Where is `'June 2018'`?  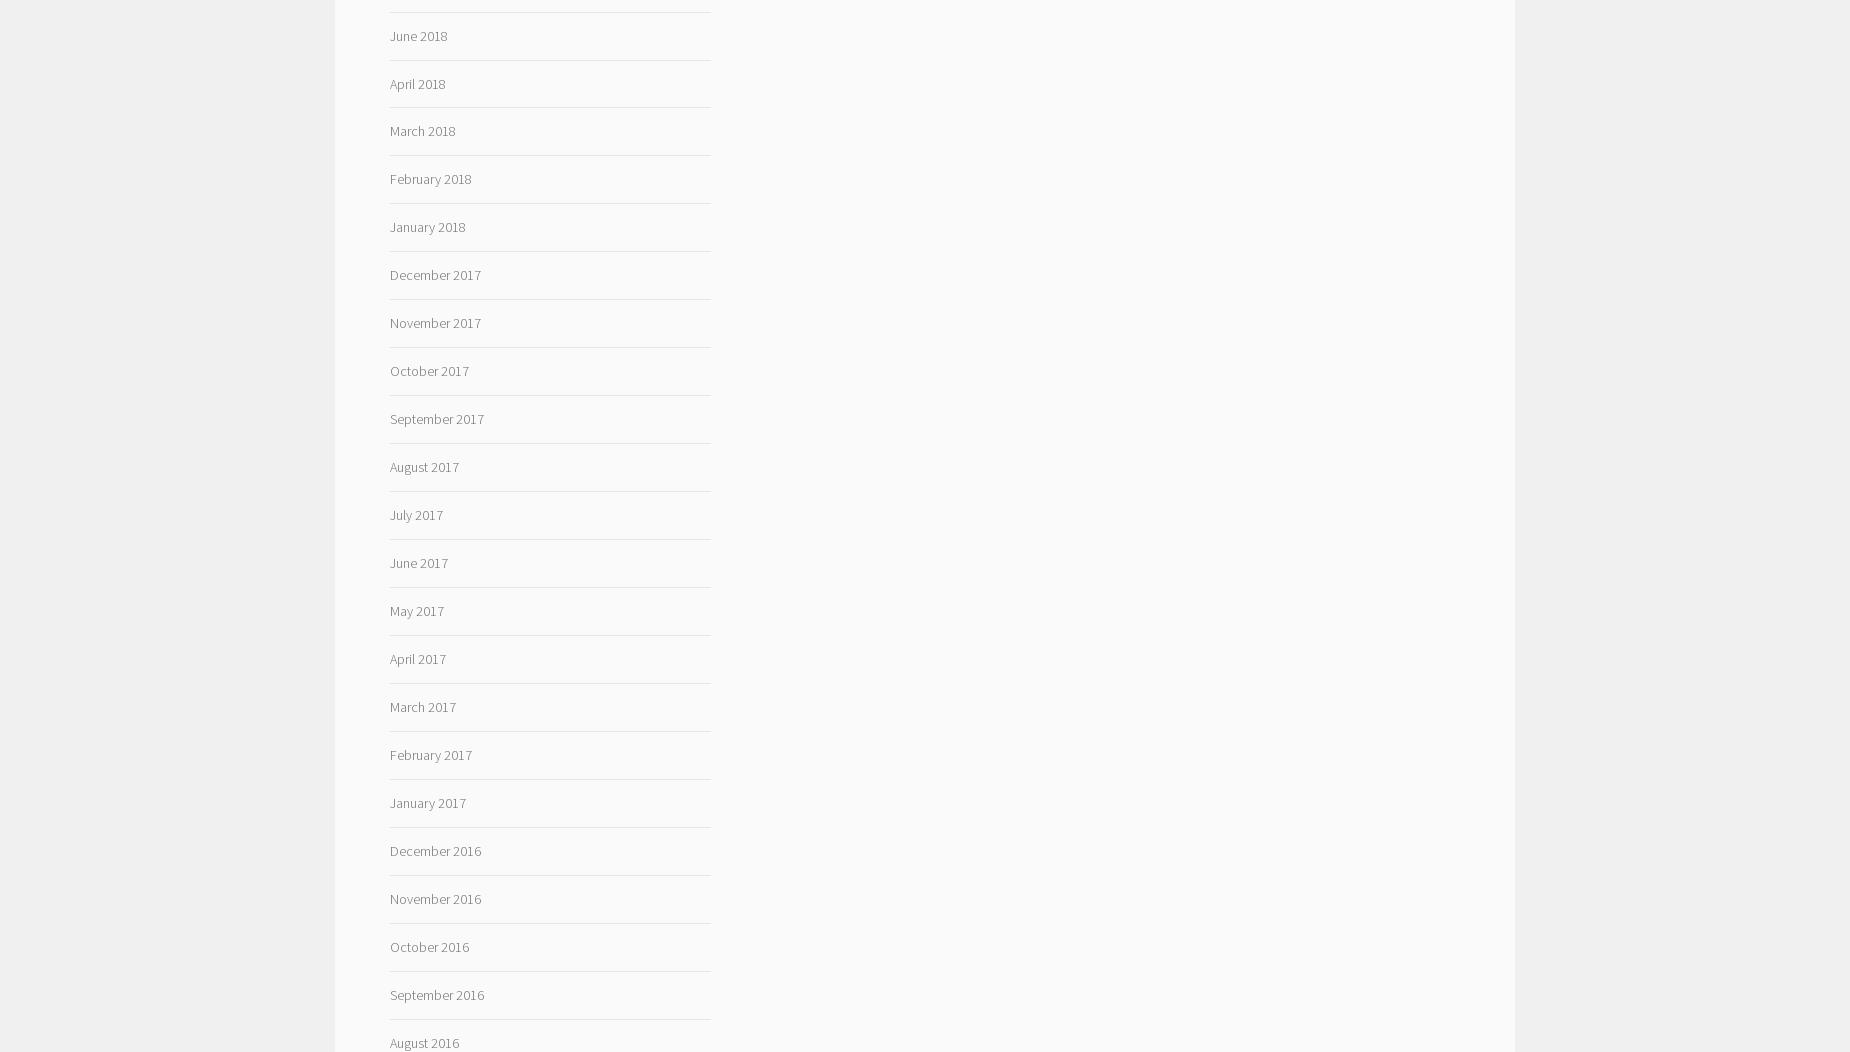
'June 2018' is located at coordinates (416, 35).